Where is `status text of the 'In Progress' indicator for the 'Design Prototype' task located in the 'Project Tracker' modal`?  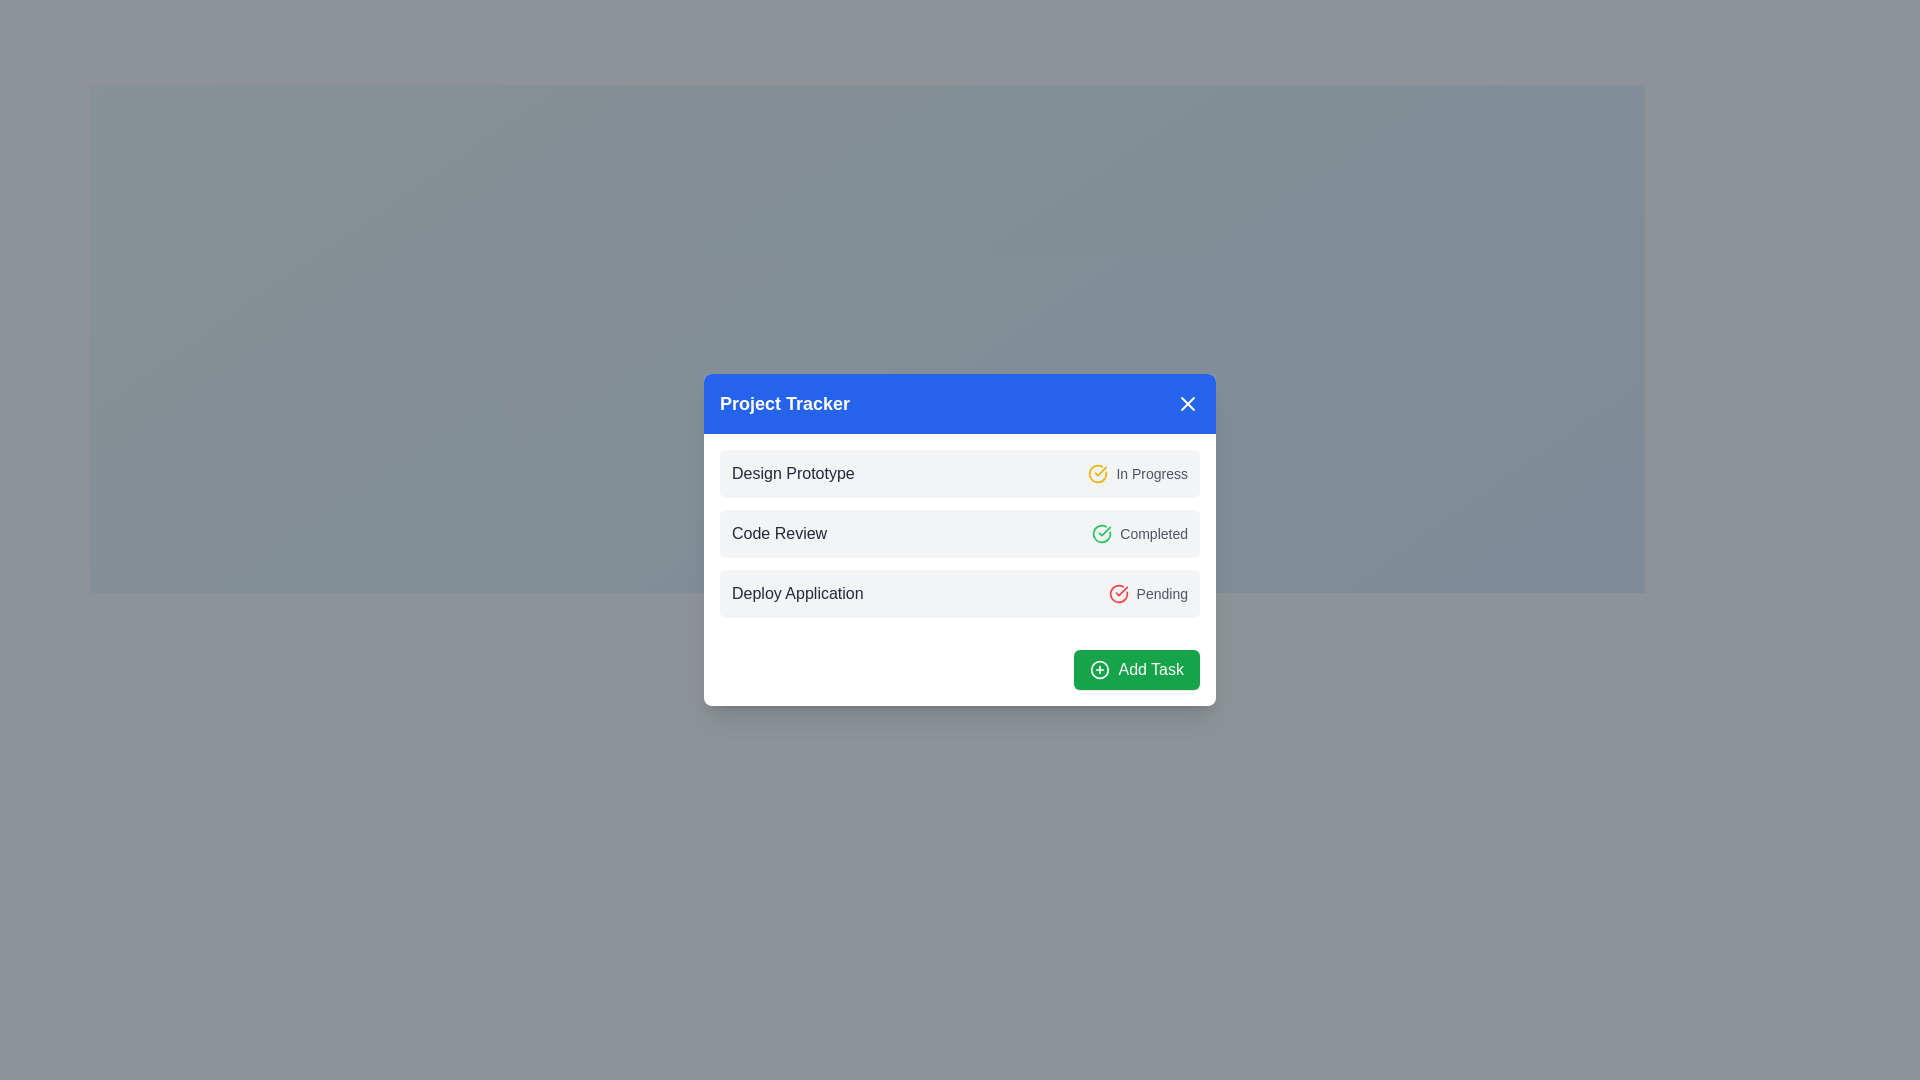 status text of the 'In Progress' indicator for the 'Design Prototype' task located in the 'Project Tracker' modal is located at coordinates (1138, 474).